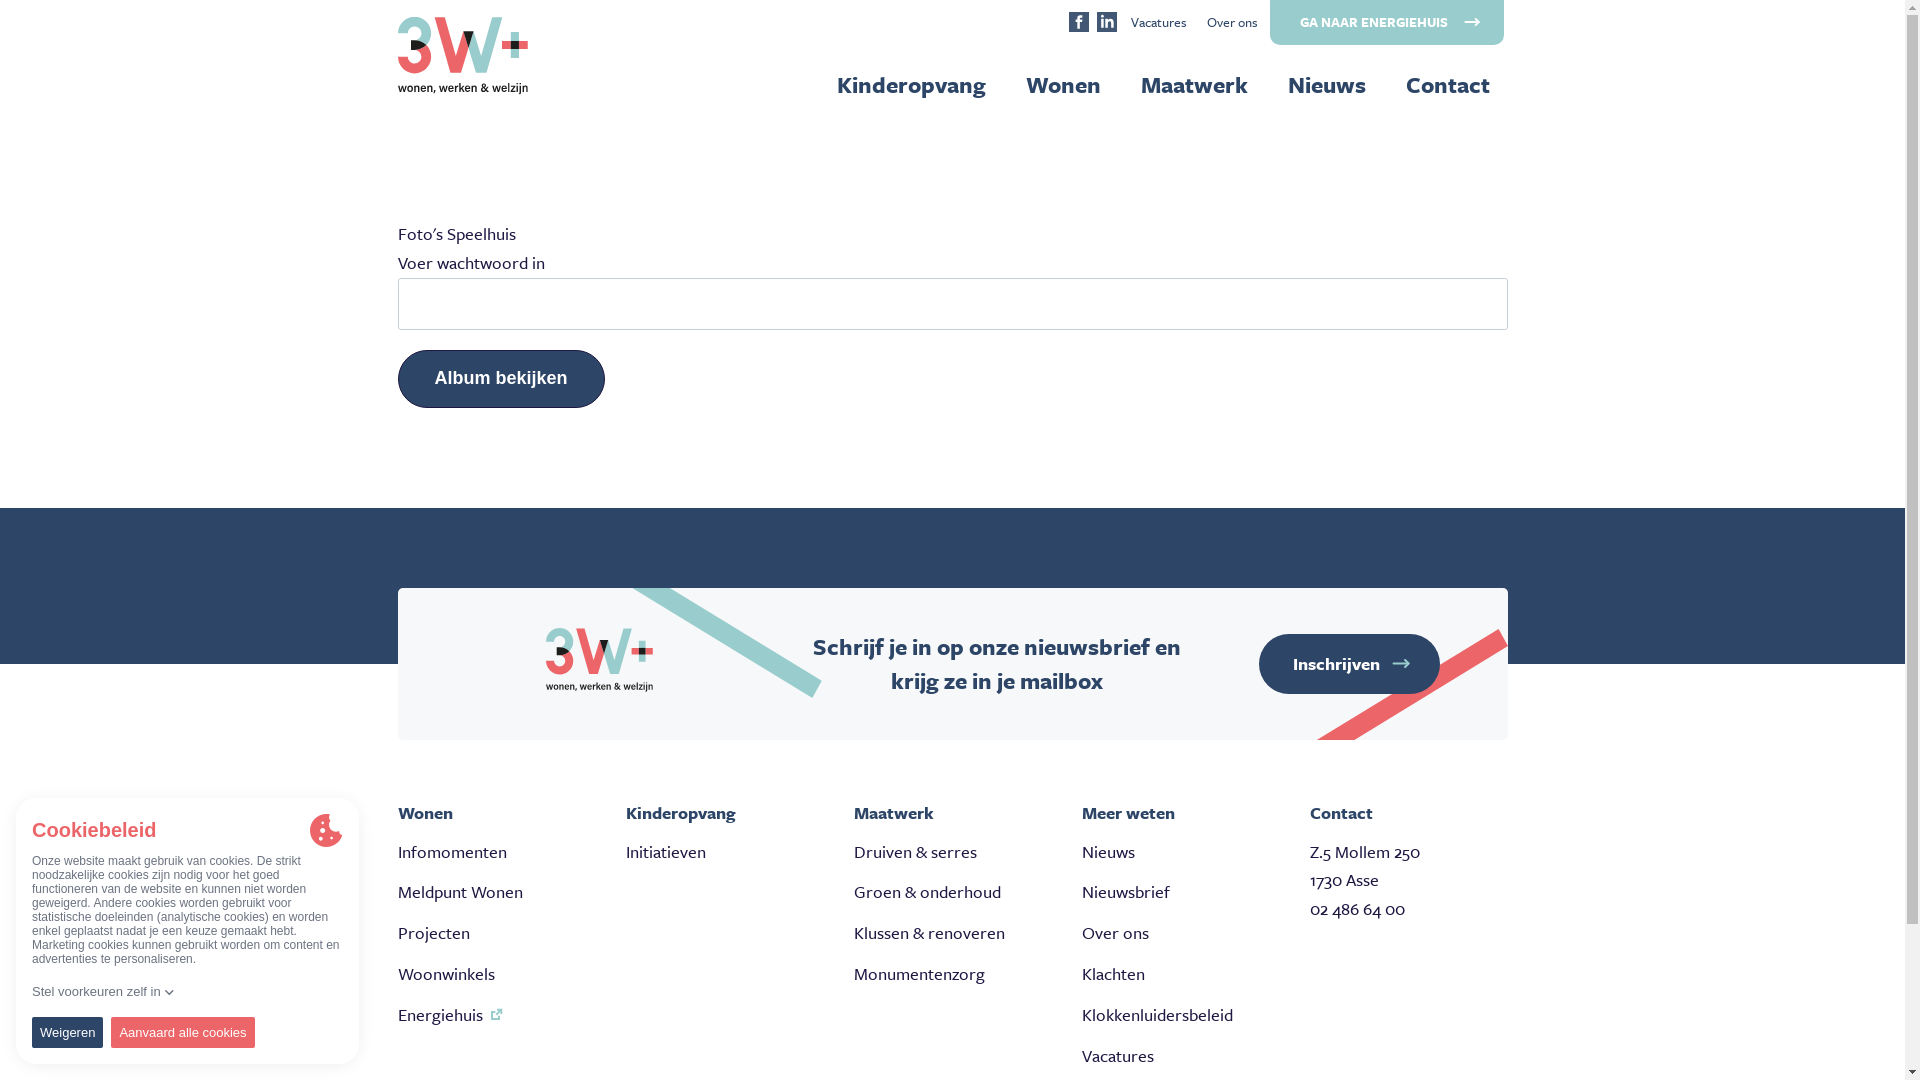 The width and height of the screenshot is (1920, 1080). What do you see at coordinates (432, 932) in the screenshot?
I see `'Projecten'` at bounding box center [432, 932].